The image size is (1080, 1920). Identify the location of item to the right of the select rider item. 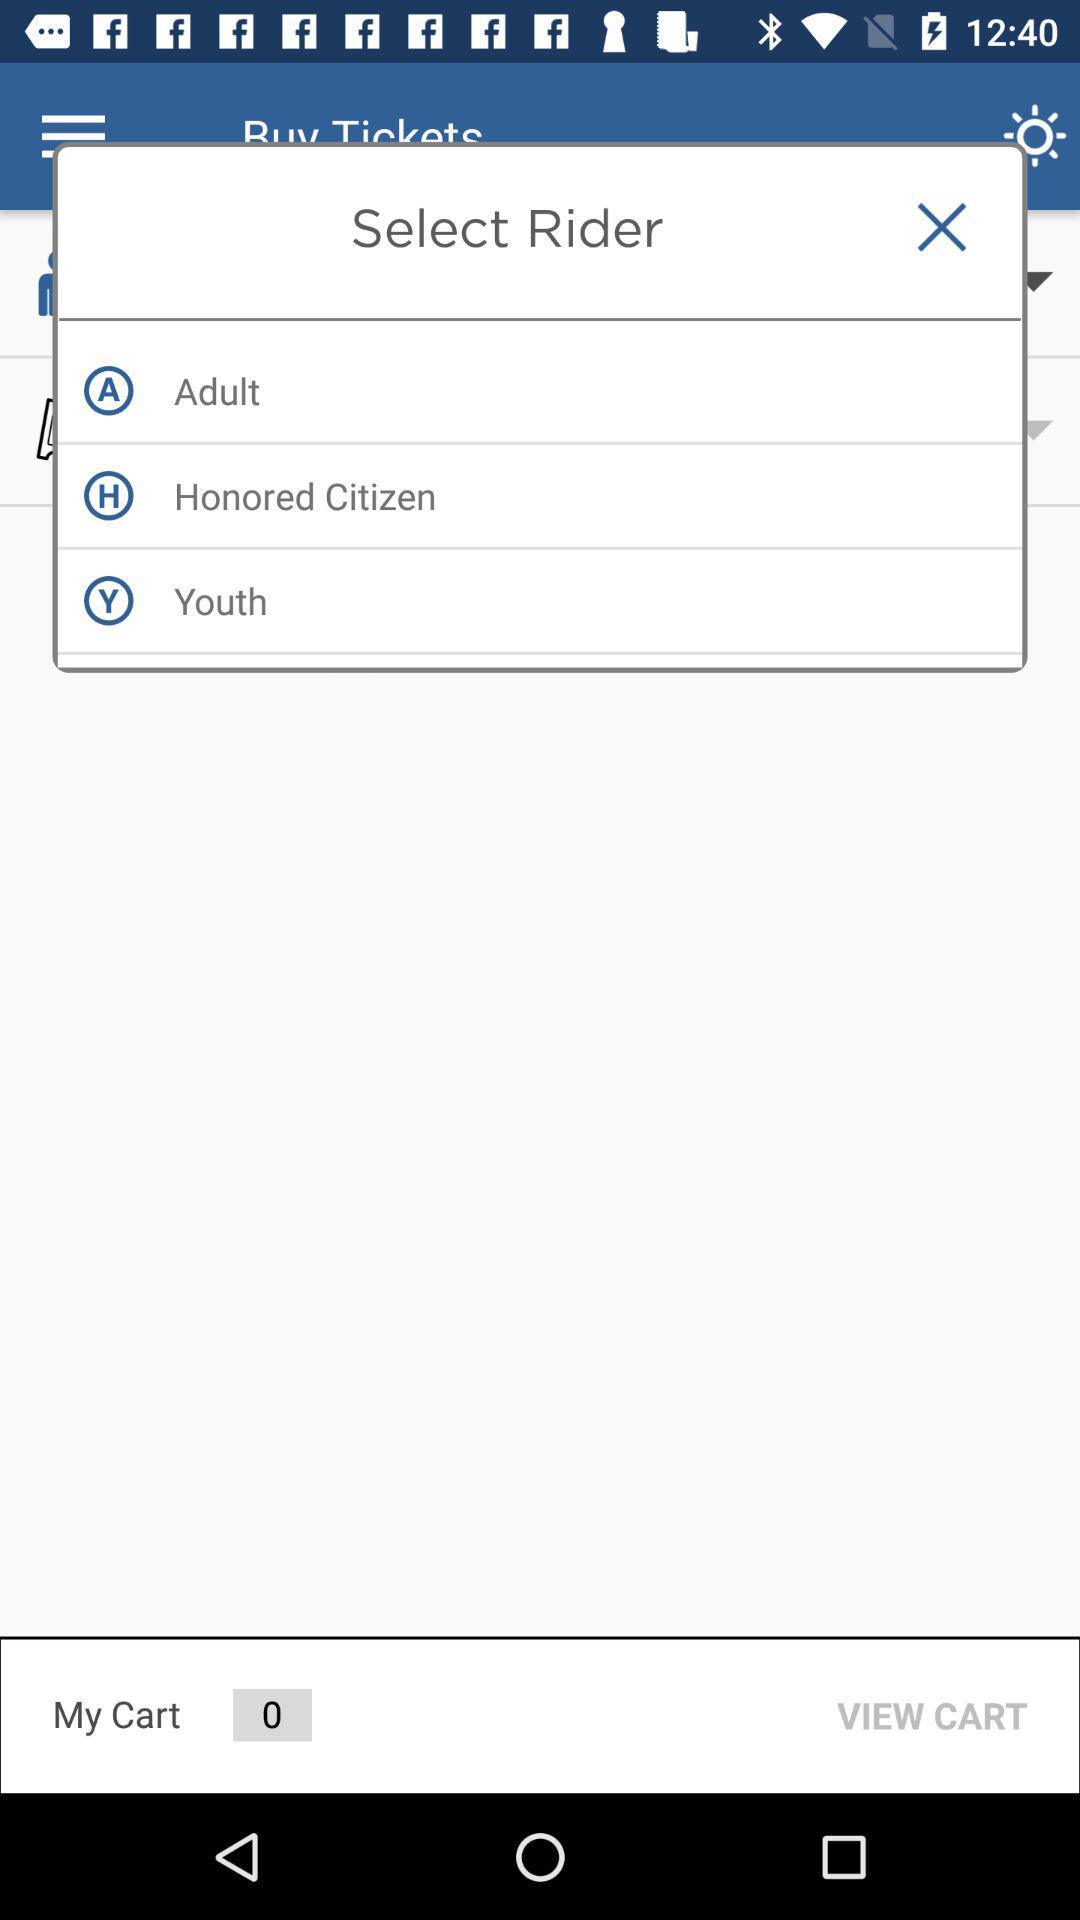
(941, 227).